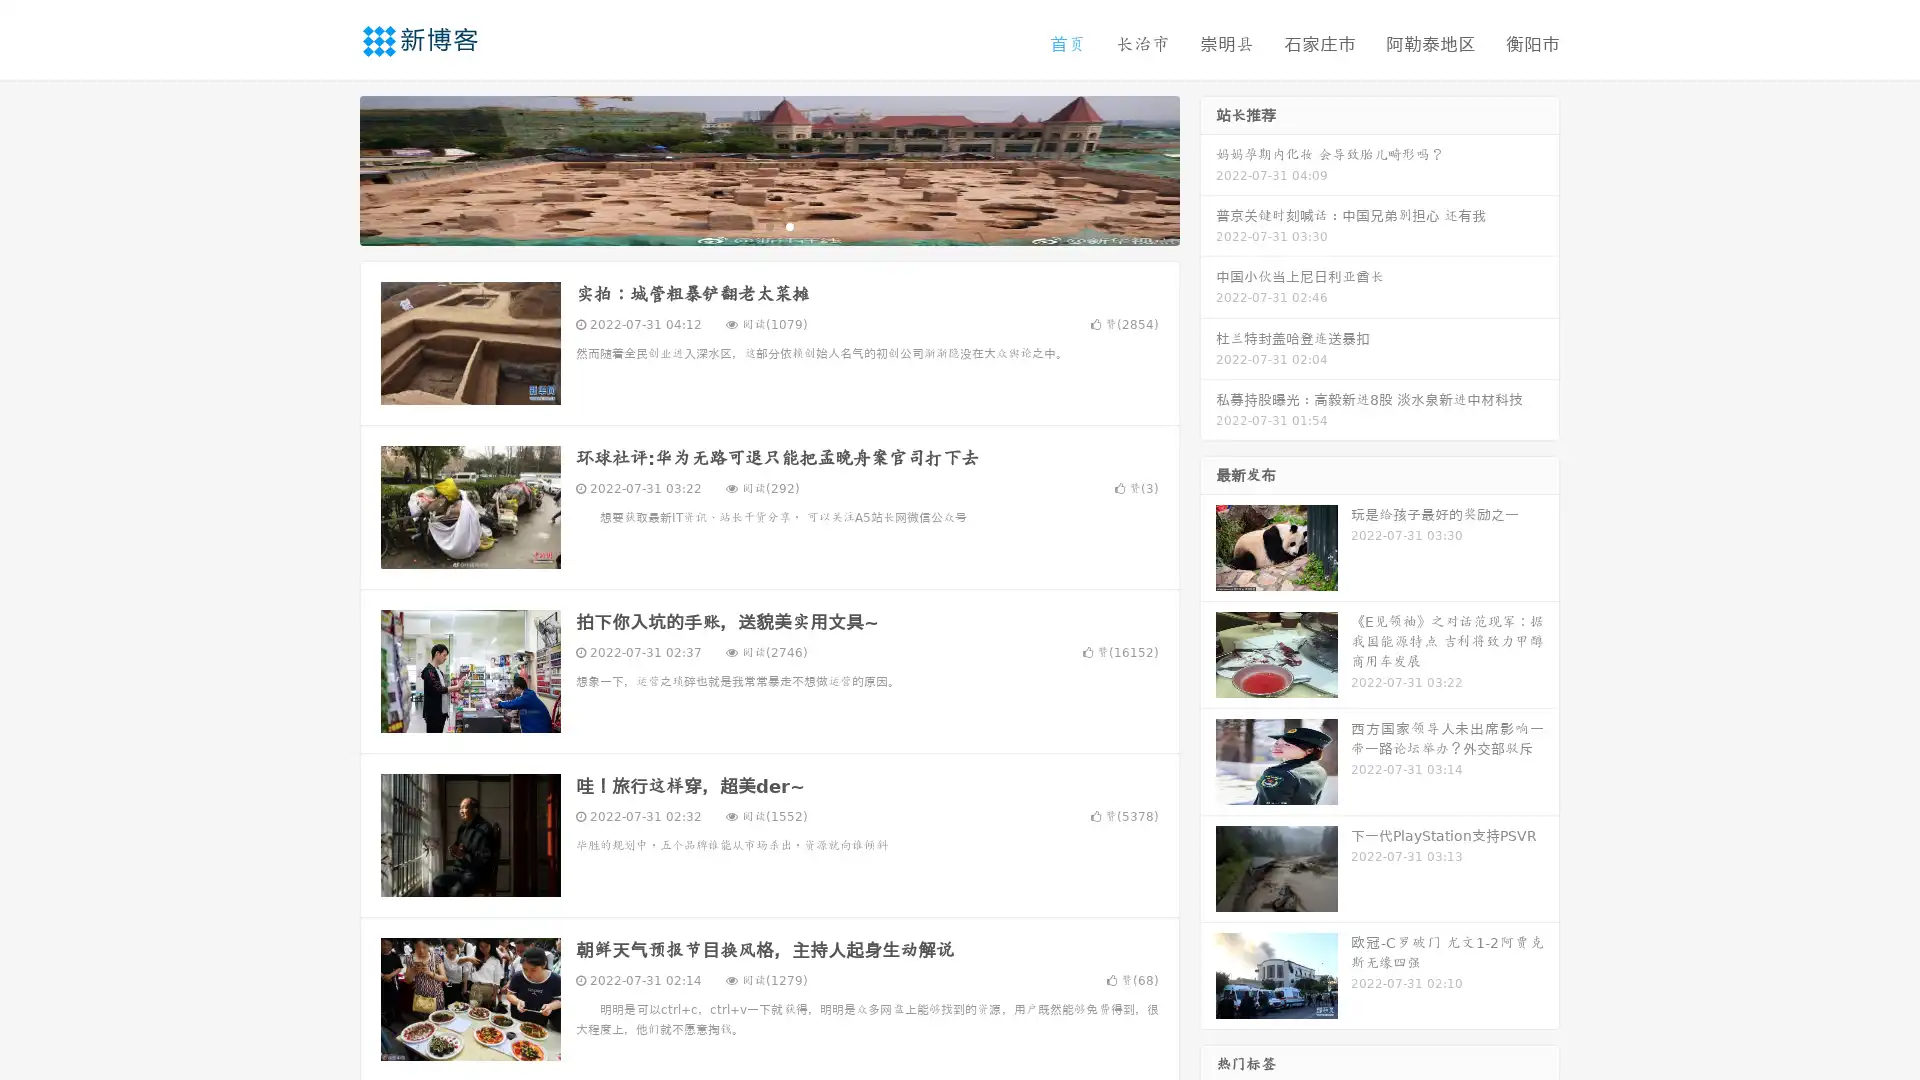 This screenshot has width=1920, height=1080. Describe the element at coordinates (748, 225) in the screenshot. I see `Go to slide 1` at that location.